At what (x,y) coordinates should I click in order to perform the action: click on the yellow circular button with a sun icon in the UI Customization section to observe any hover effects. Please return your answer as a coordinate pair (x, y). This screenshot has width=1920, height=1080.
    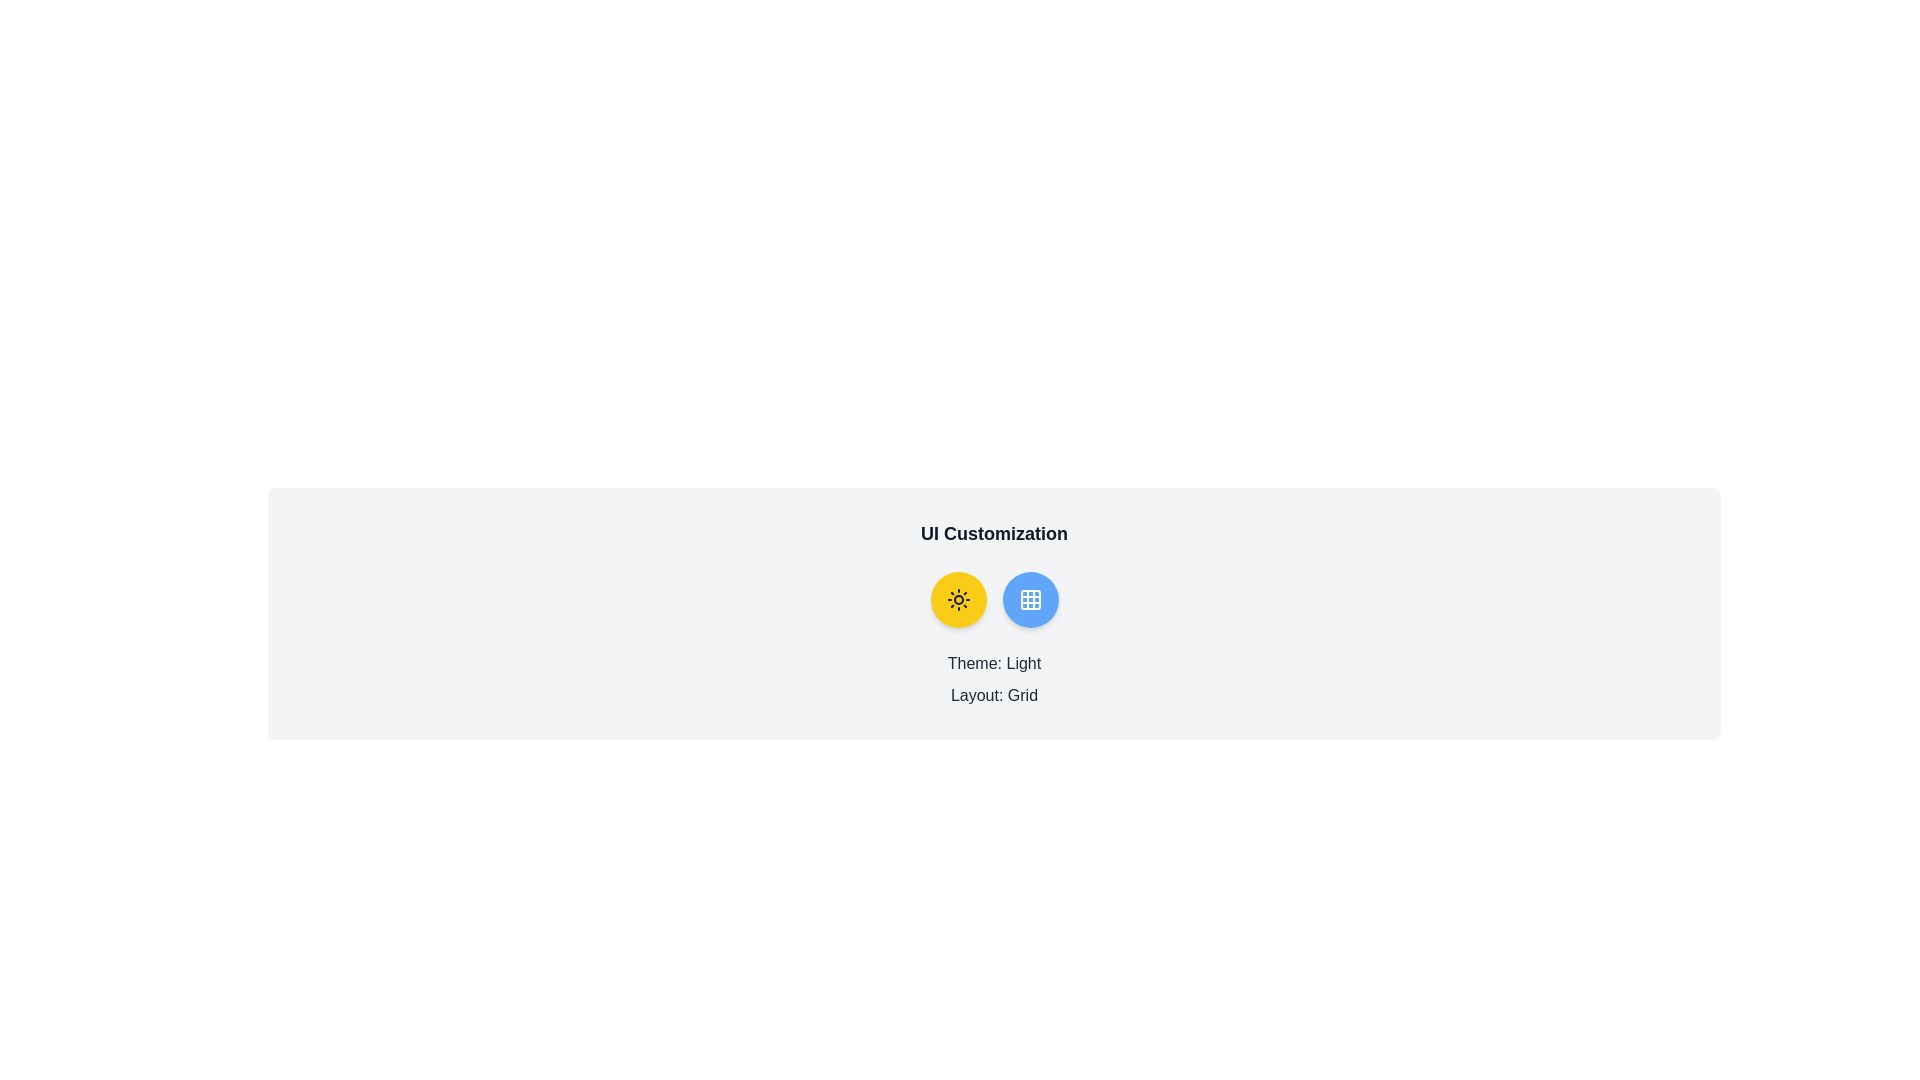
    Looking at the image, I should click on (957, 599).